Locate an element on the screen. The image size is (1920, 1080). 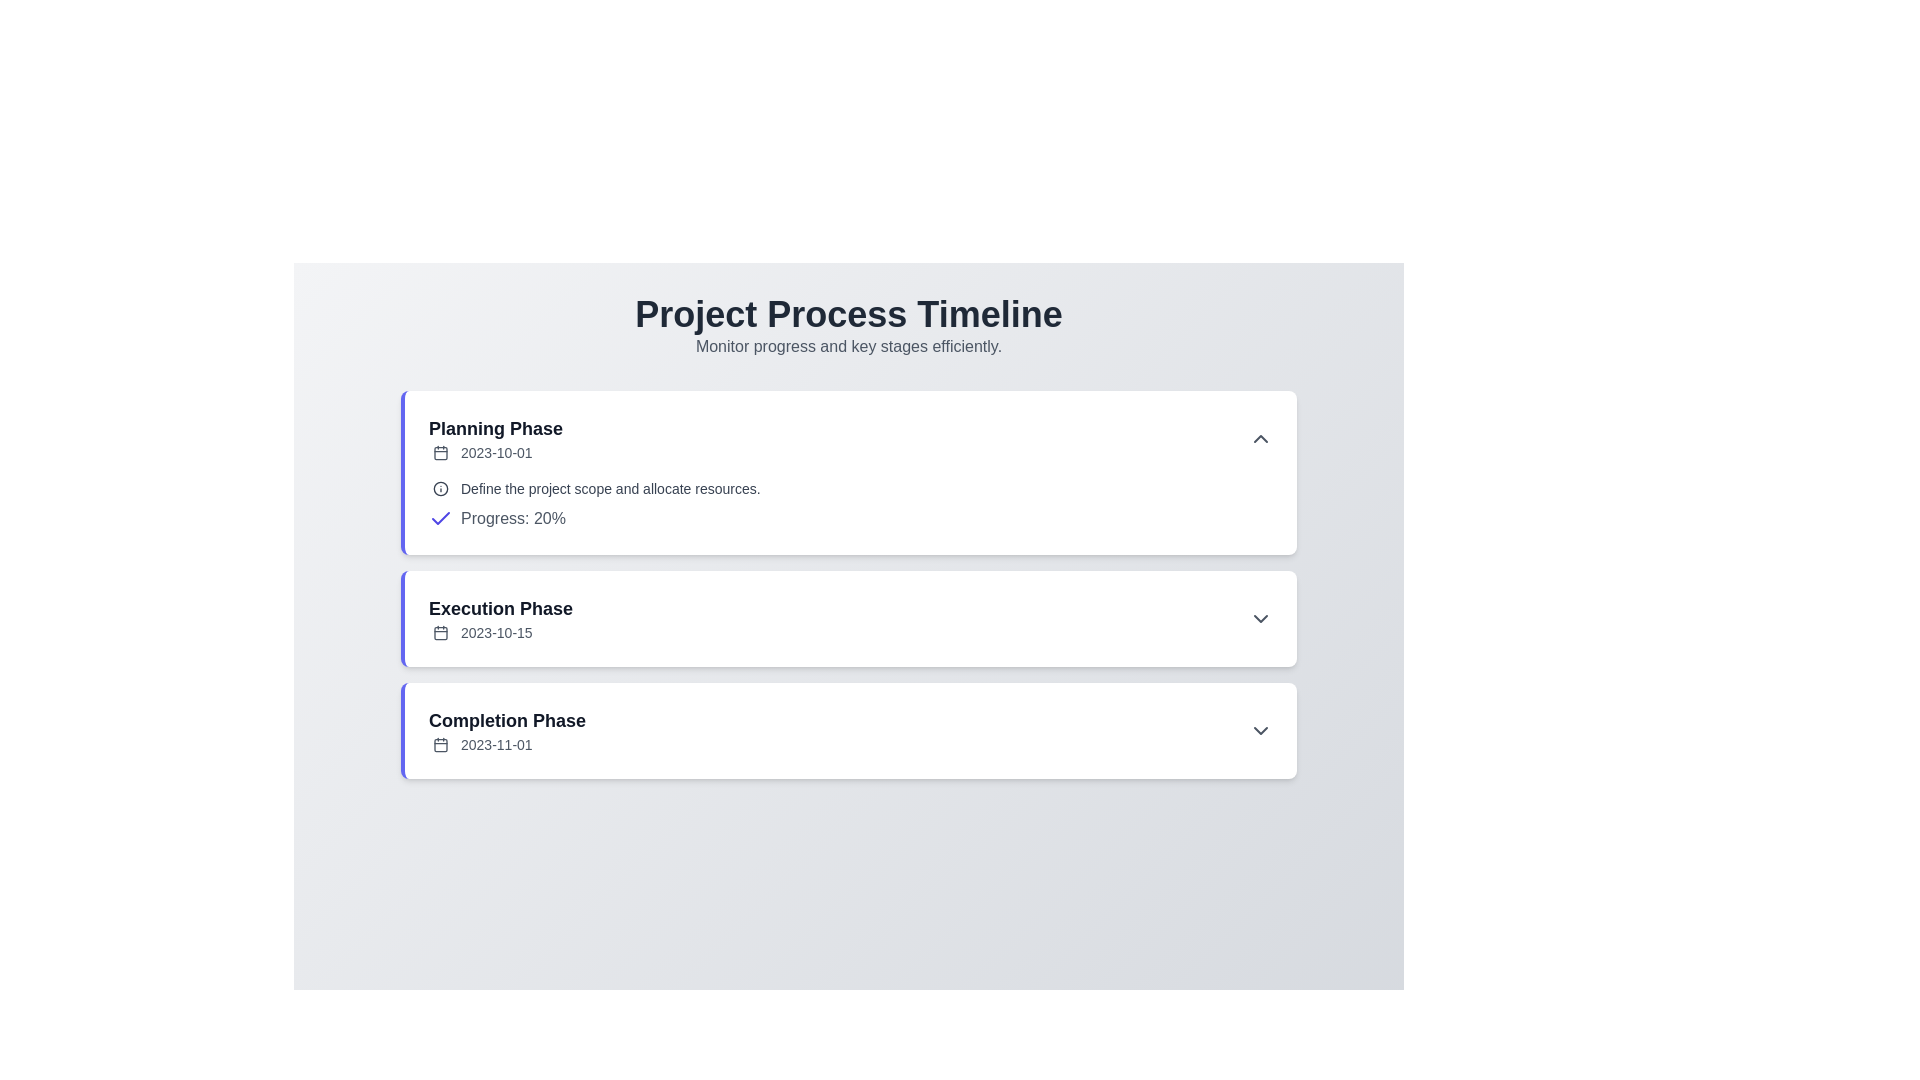
the chevron dropdown toggle icon located at the far right of the 'Execution Phase' card is located at coordinates (1260, 617).